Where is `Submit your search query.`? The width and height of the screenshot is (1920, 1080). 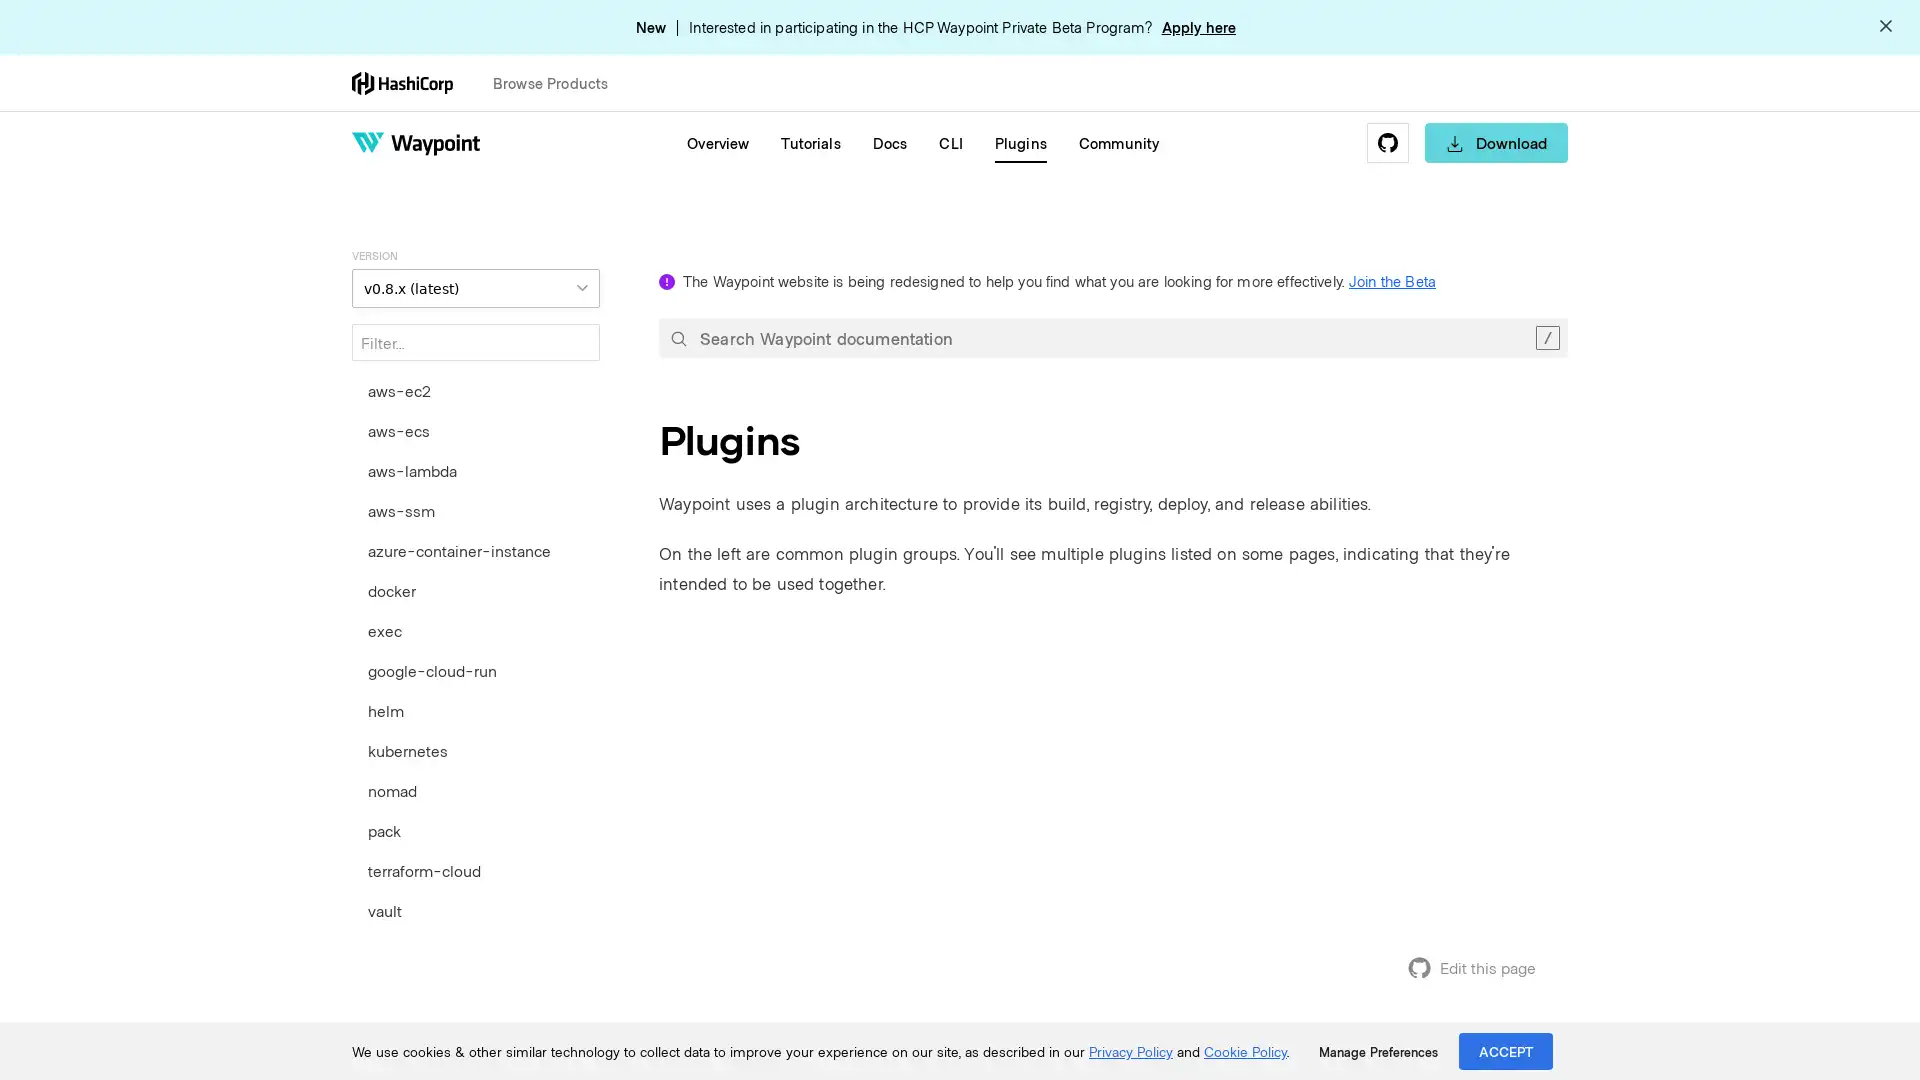 Submit your search query. is located at coordinates (678, 337).